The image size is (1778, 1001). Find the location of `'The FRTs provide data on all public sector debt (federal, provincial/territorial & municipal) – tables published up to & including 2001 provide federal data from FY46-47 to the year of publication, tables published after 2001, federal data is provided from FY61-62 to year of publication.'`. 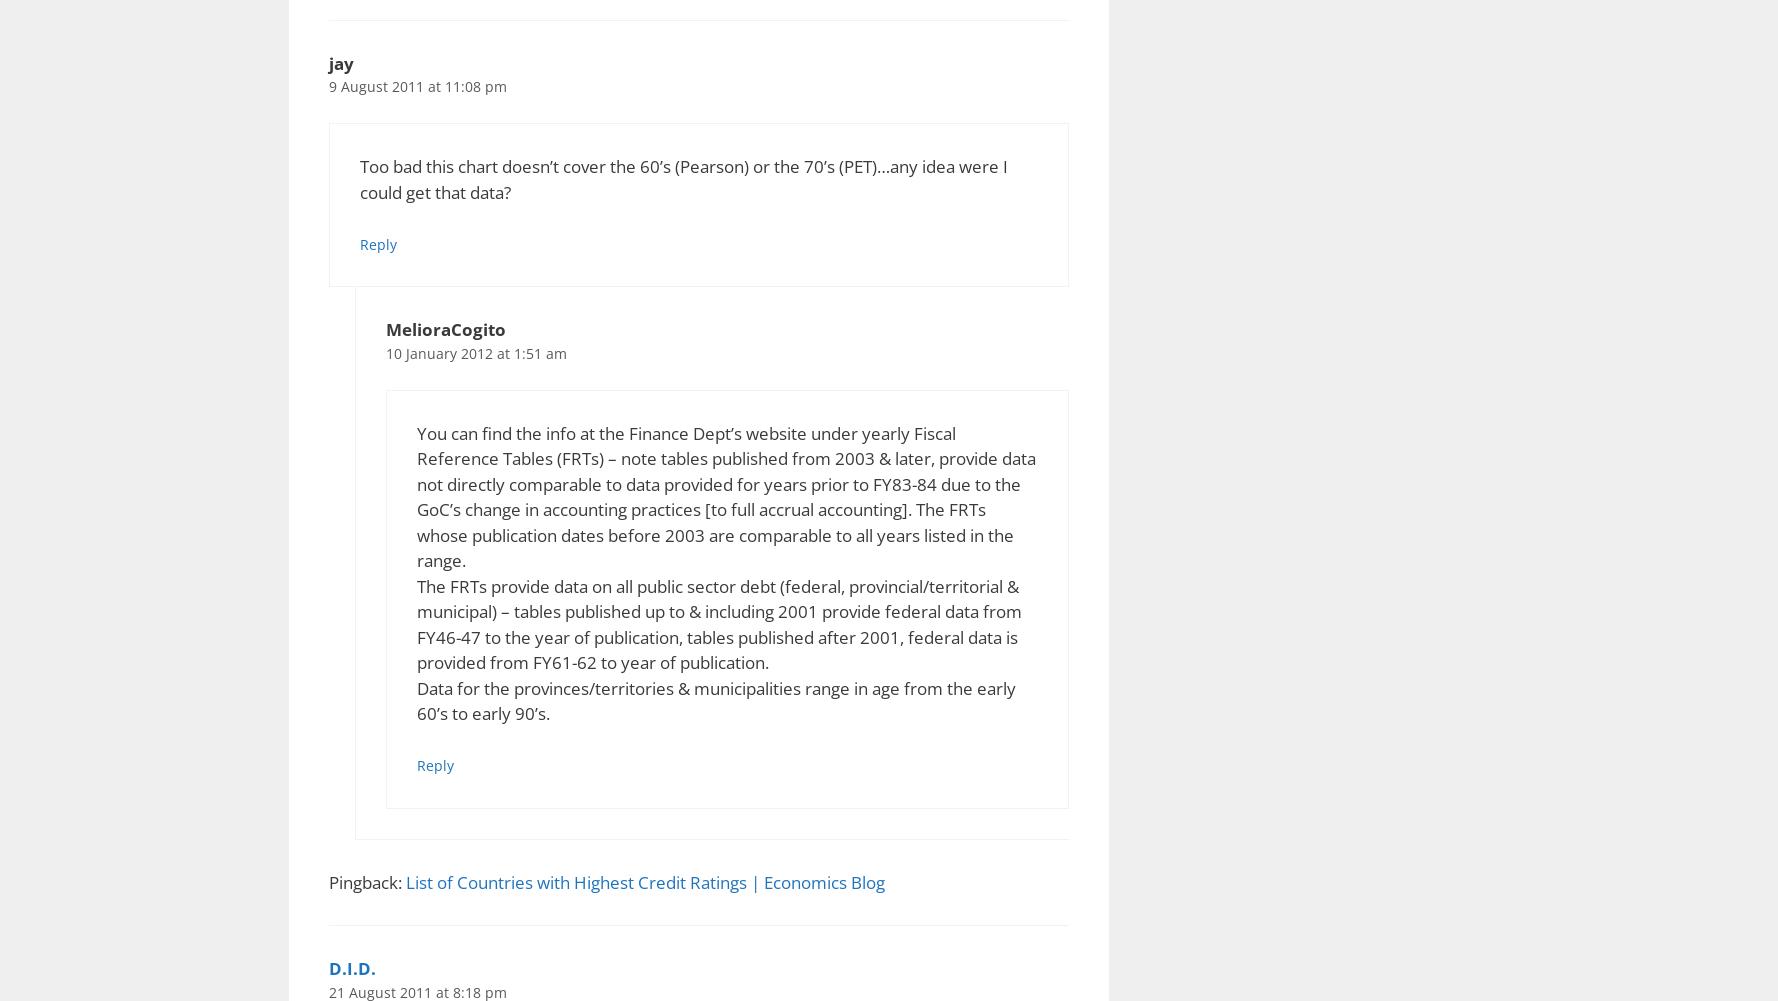

'The FRTs provide data on all public sector debt (federal, provincial/territorial & municipal) – tables published up to & including 2001 provide federal data from FY46-47 to the year of publication, tables published after 2001, federal data is provided from FY61-62 to year of publication.' is located at coordinates (717, 624).